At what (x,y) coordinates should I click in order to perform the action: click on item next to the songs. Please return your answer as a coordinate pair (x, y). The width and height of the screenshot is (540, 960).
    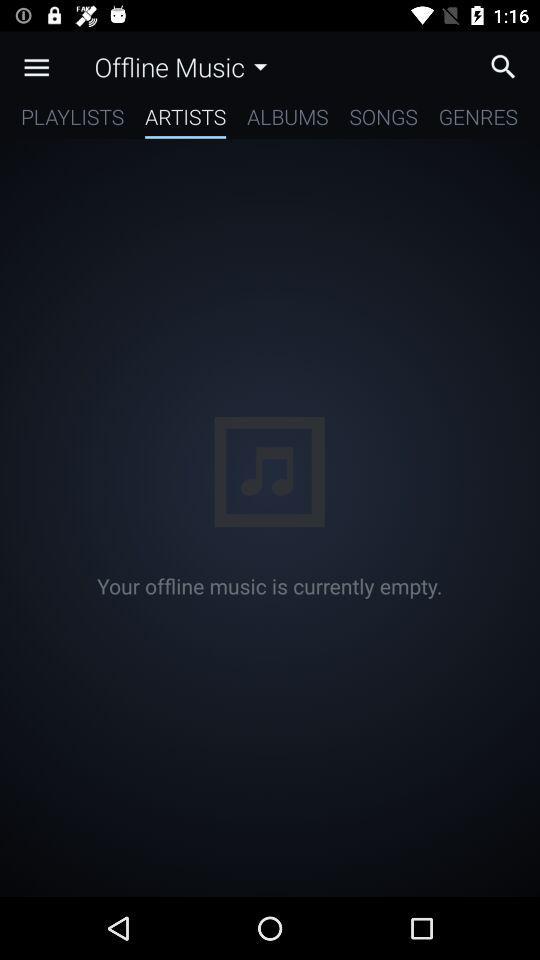
    Looking at the image, I should click on (477, 120).